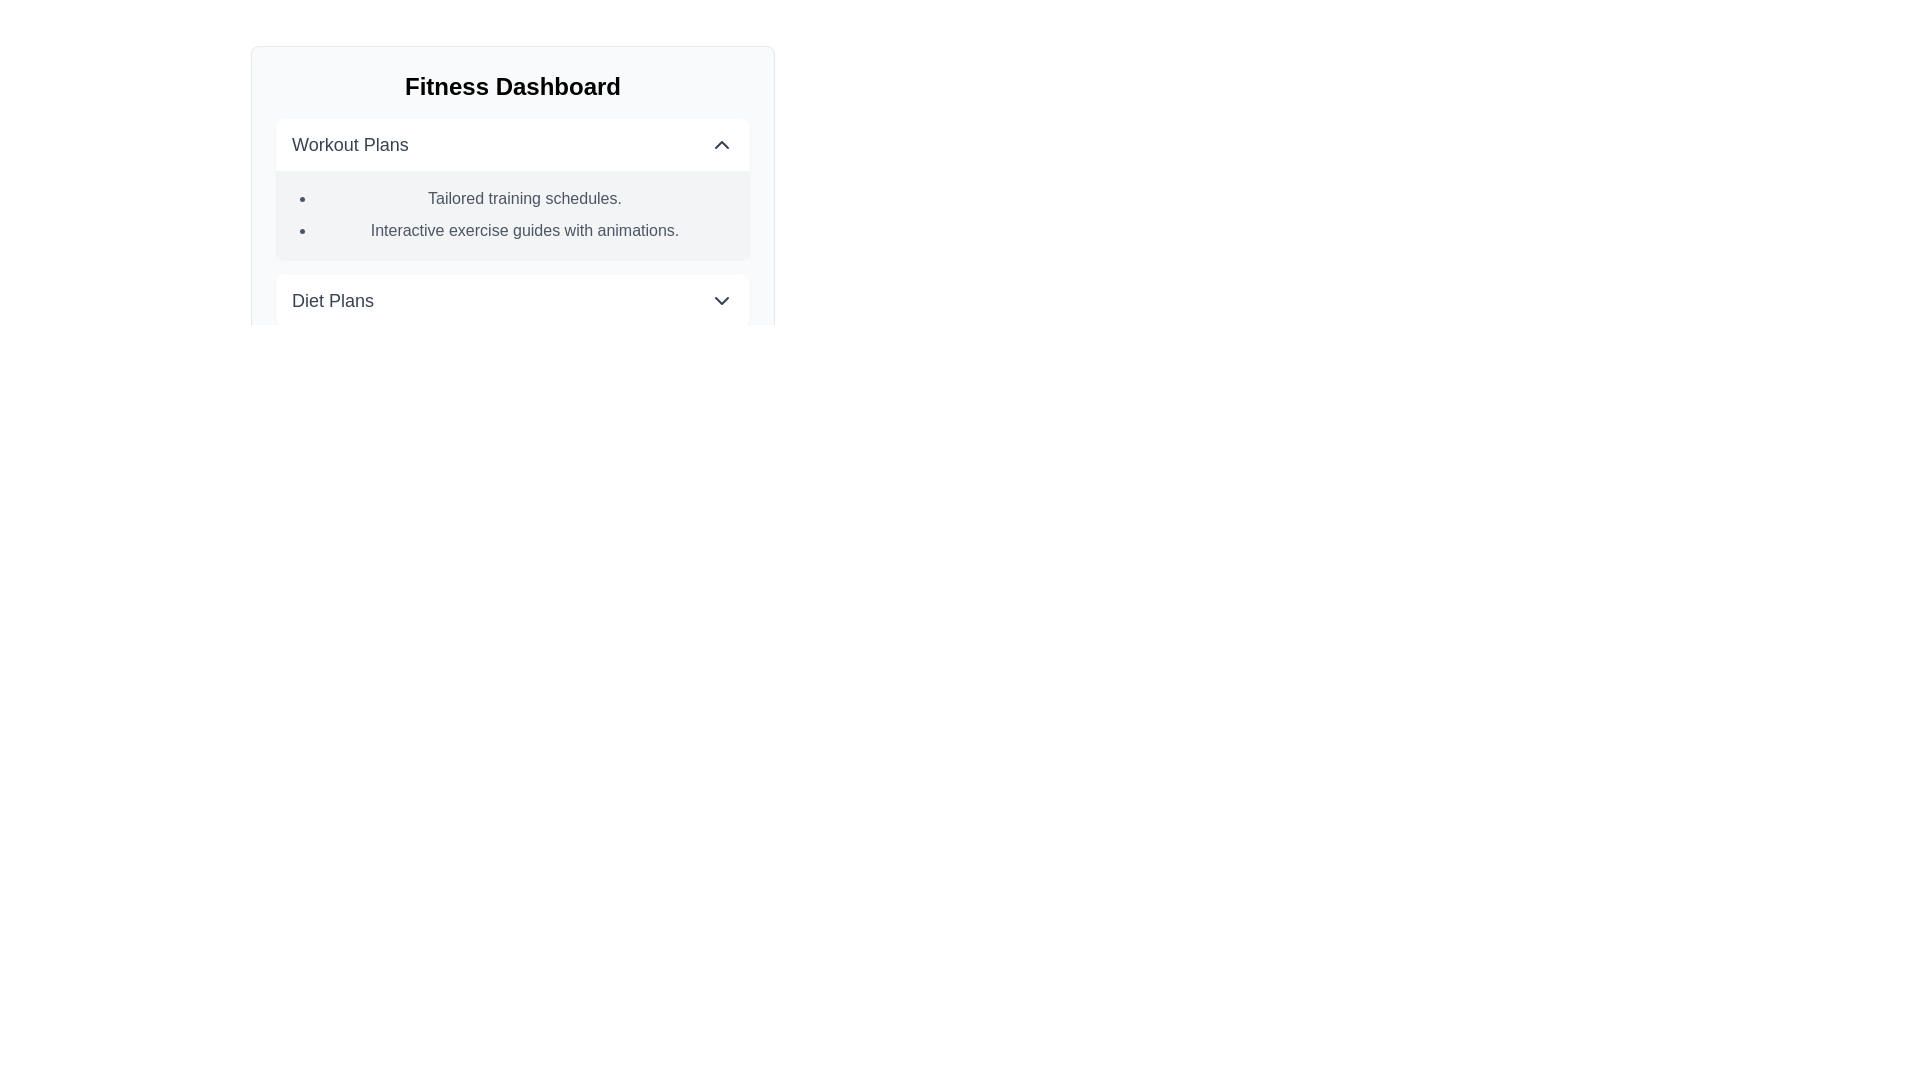  Describe the element at coordinates (720, 300) in the screenshot. I see `the downward-pointing chevron icon in the 'Diet Plans' section for accessibility interactions` at that location.